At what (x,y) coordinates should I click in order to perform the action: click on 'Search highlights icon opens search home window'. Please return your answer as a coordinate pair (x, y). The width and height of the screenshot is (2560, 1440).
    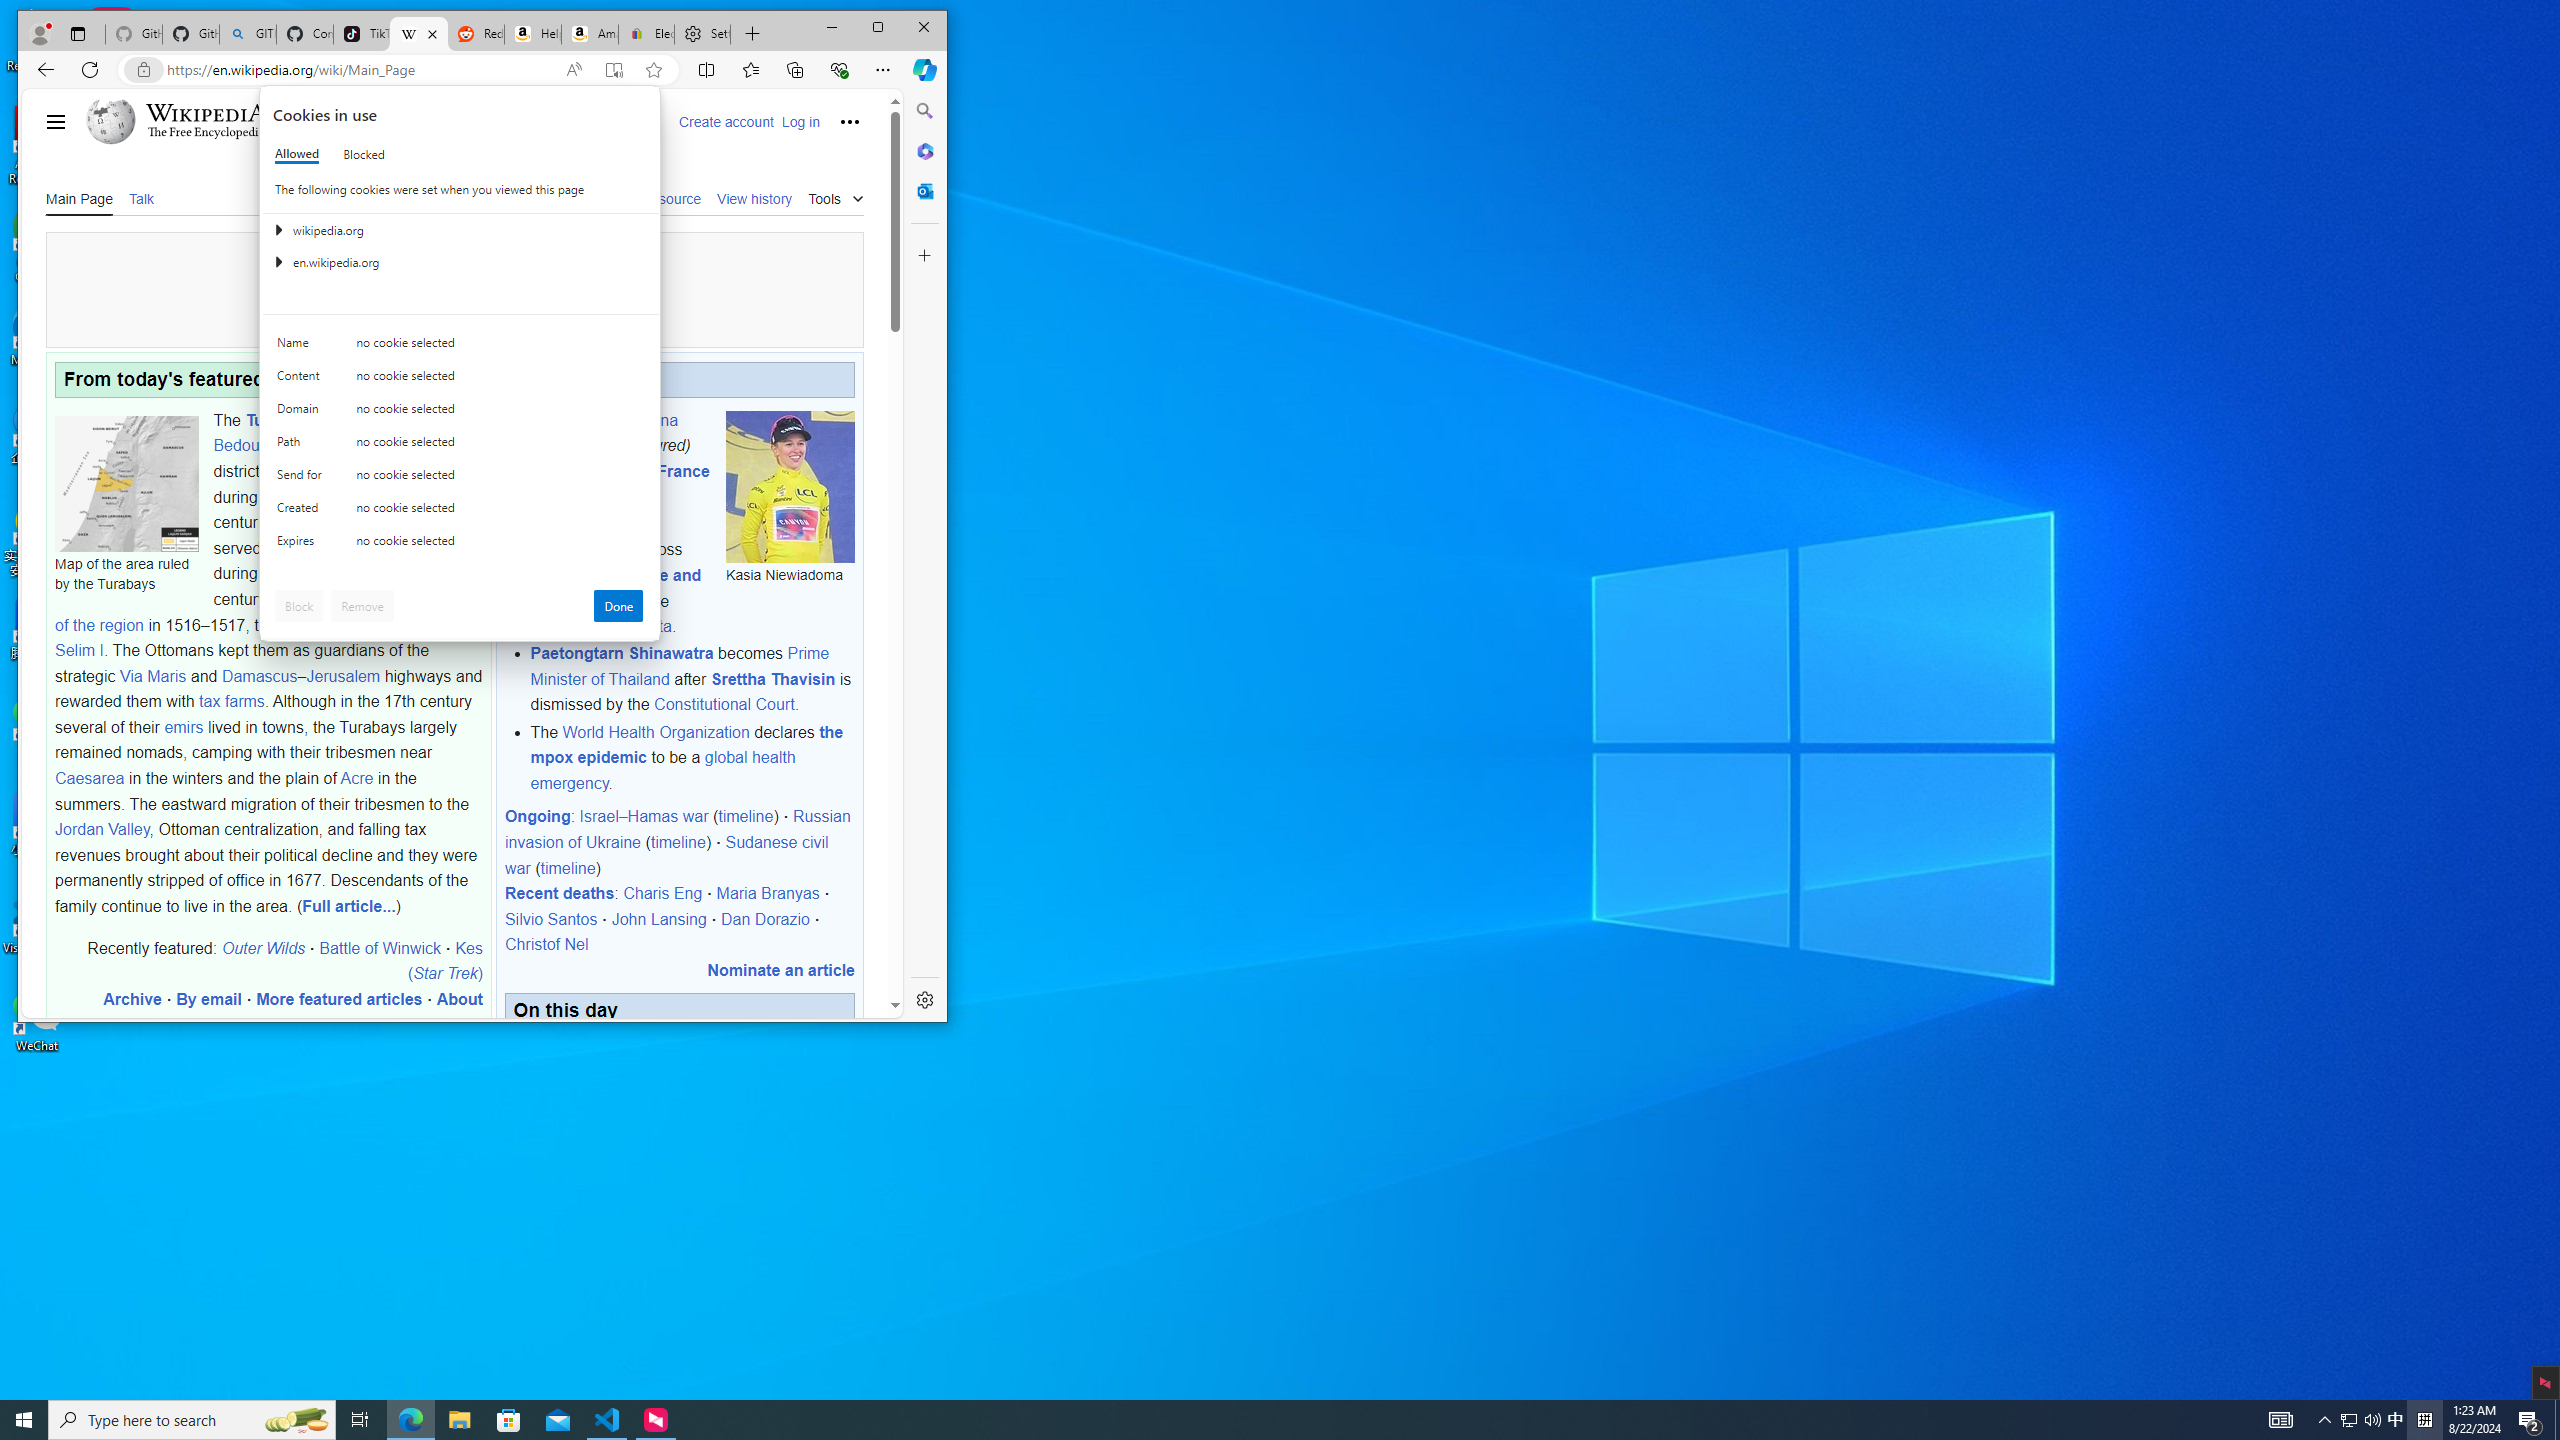
    Looking at the image, I should click on (294, 1418).